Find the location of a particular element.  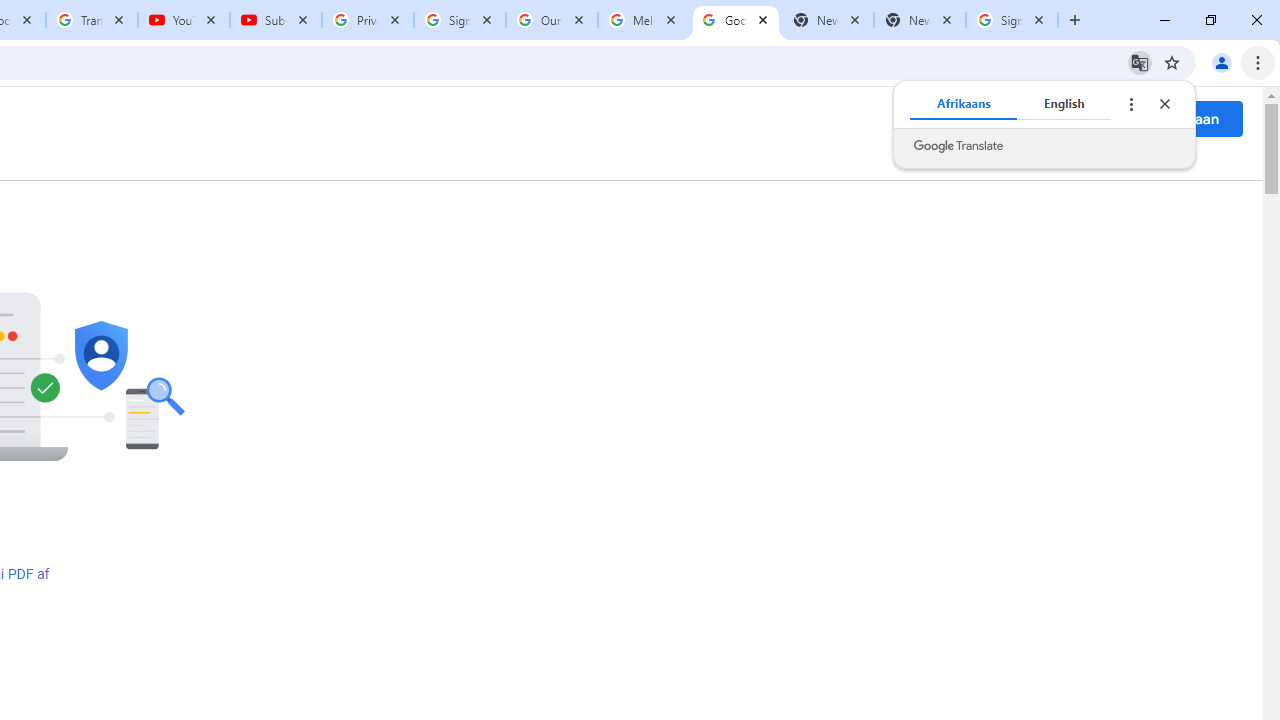

'English' is located at coordinates (1063, 104).